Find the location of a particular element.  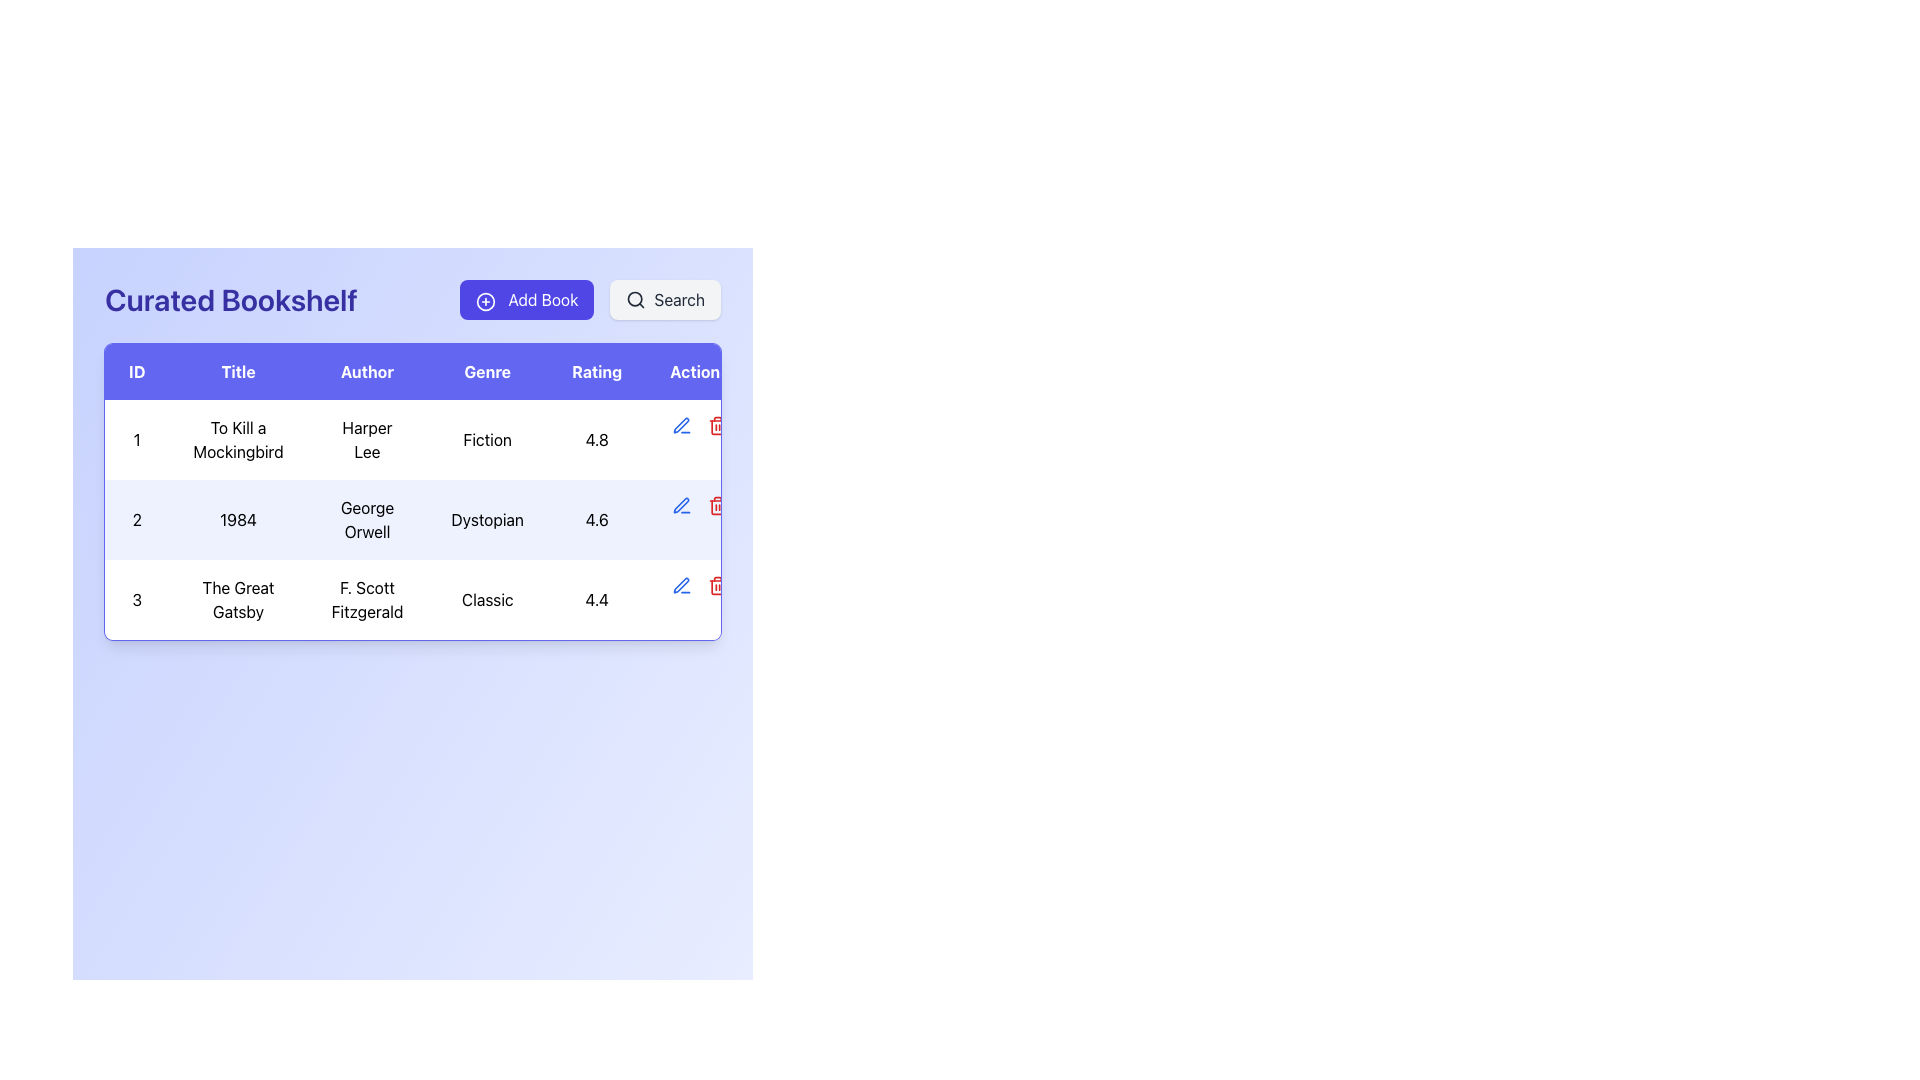

the red trash can icon located is located at coordinates (717, 585).